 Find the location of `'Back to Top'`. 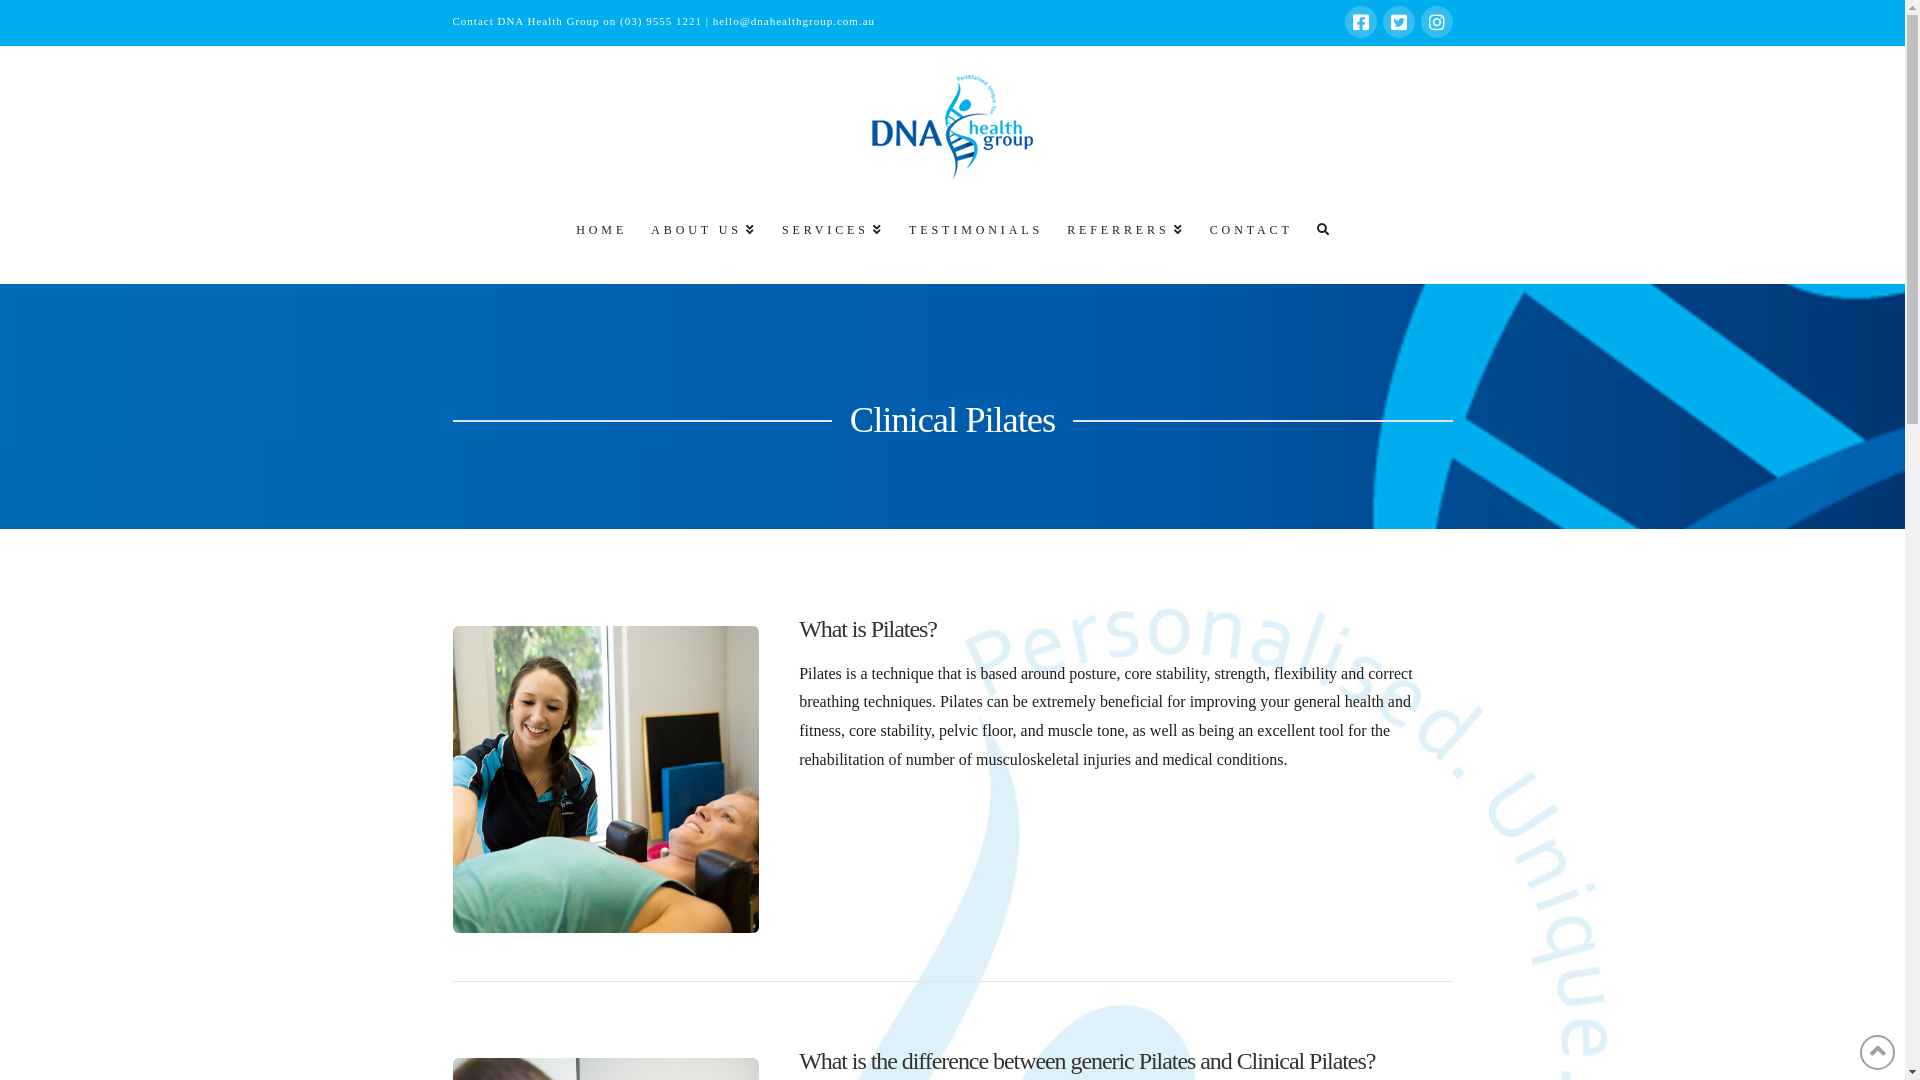

'Back to Top' is located at coordinates (1876, 1051).